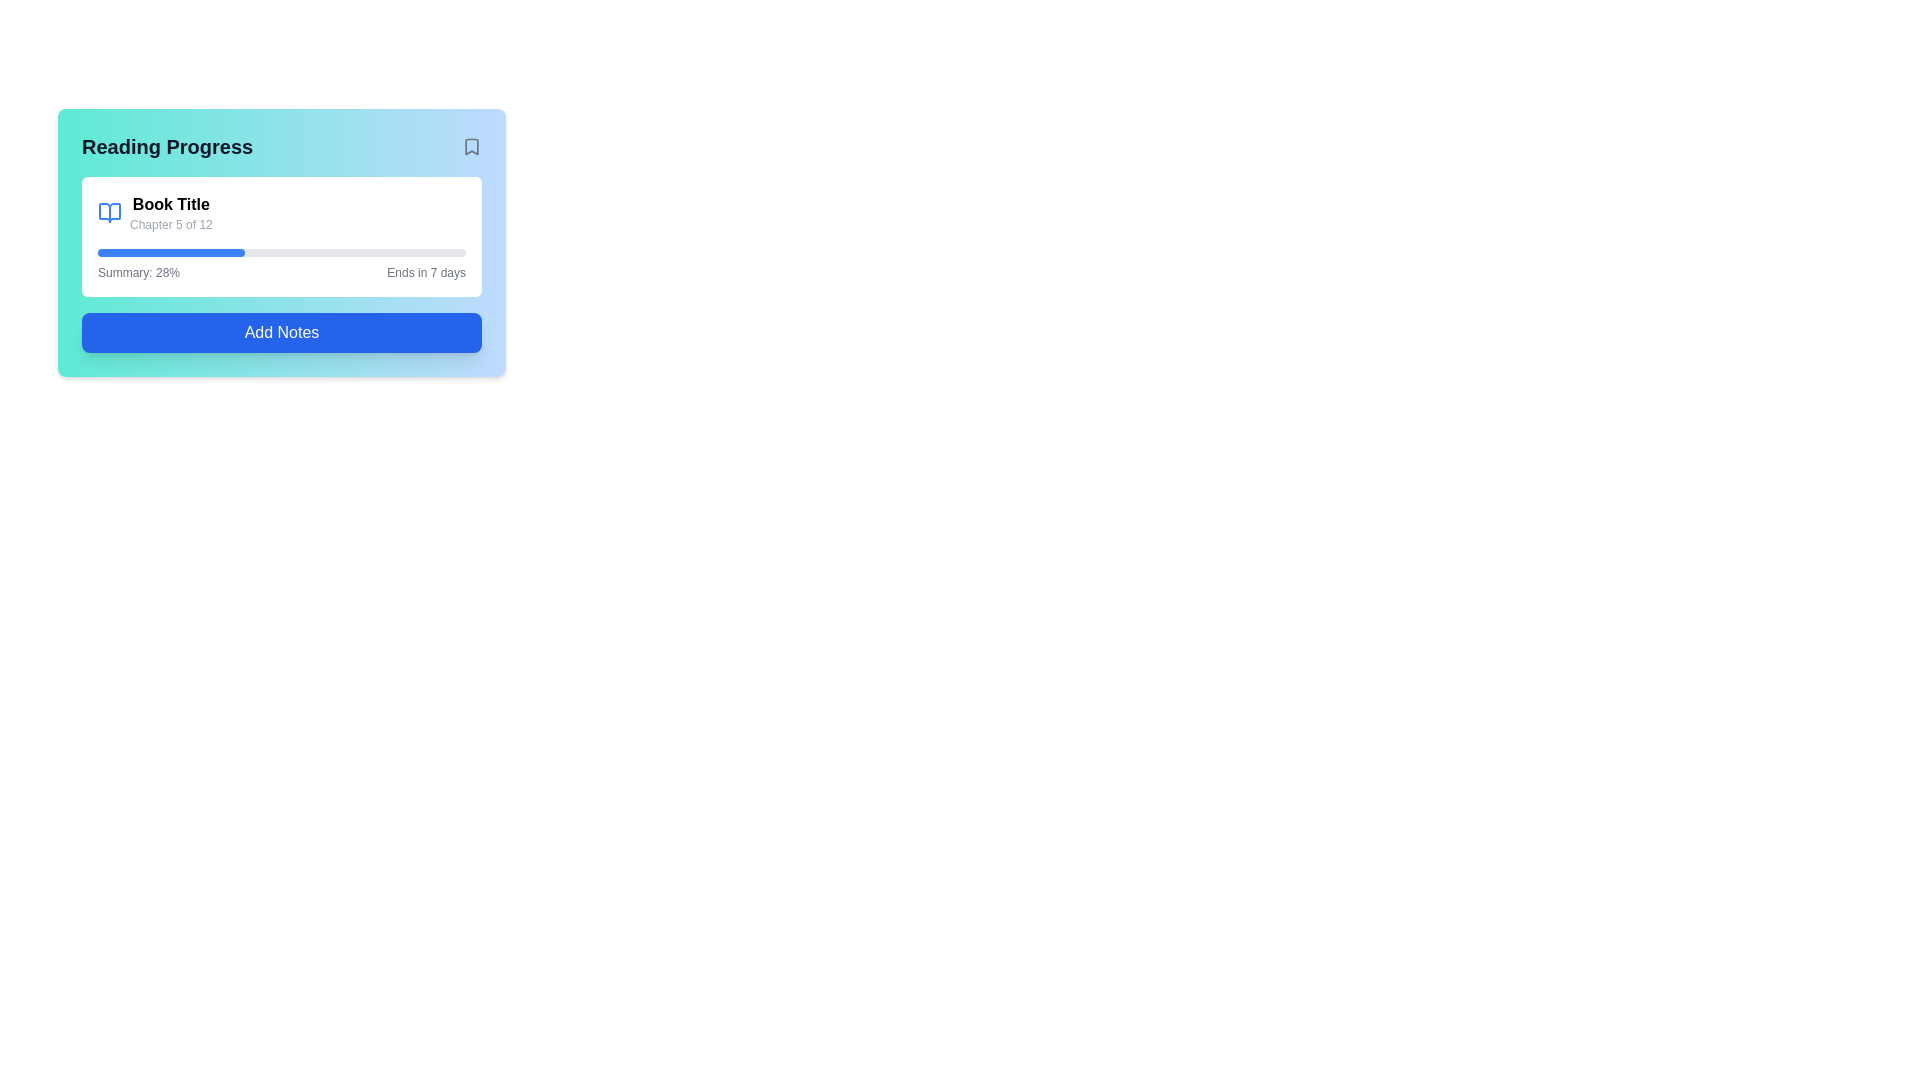  What do you see at coordinates (109, 212) in the screenshot?
I see `the open book icon, which is styled with a minimalist stroke design and is located to the left of the 'Book Title' text in the 'Reading Progress' card` at bounding box center [109, 212].